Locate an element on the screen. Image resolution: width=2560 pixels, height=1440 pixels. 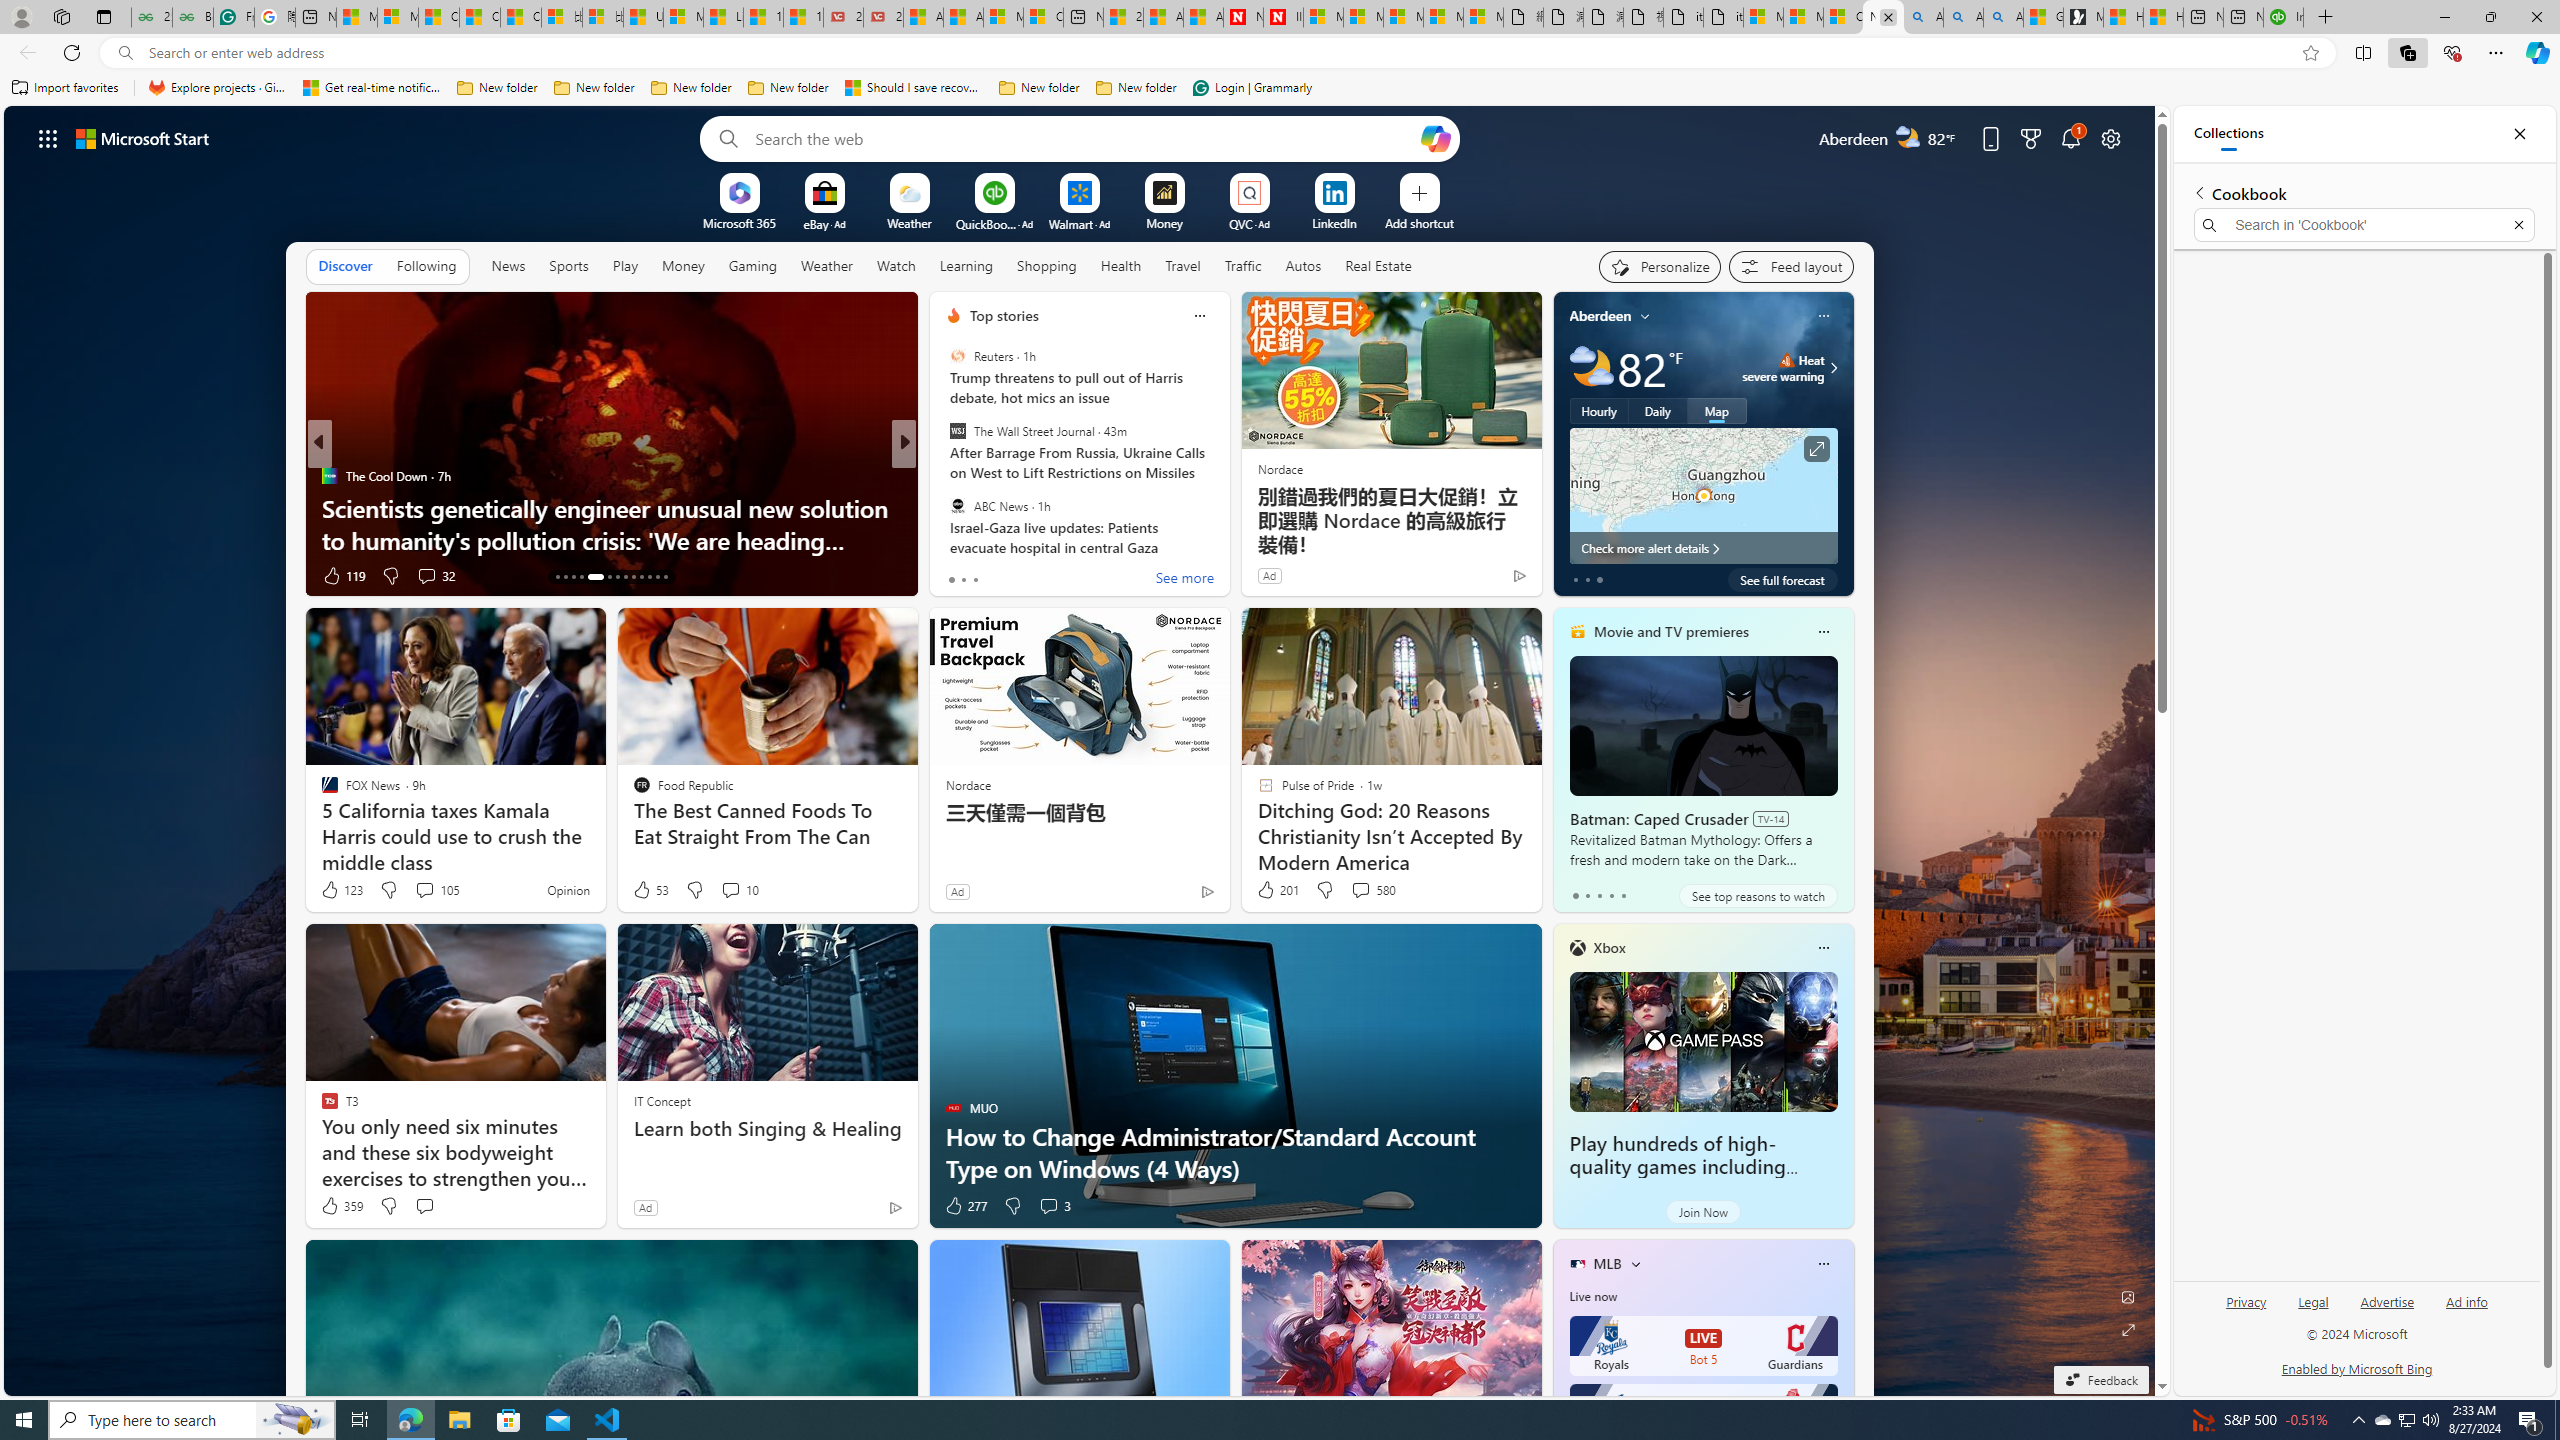
'AutomationID: waffle' is located at coordinates (48, 137).